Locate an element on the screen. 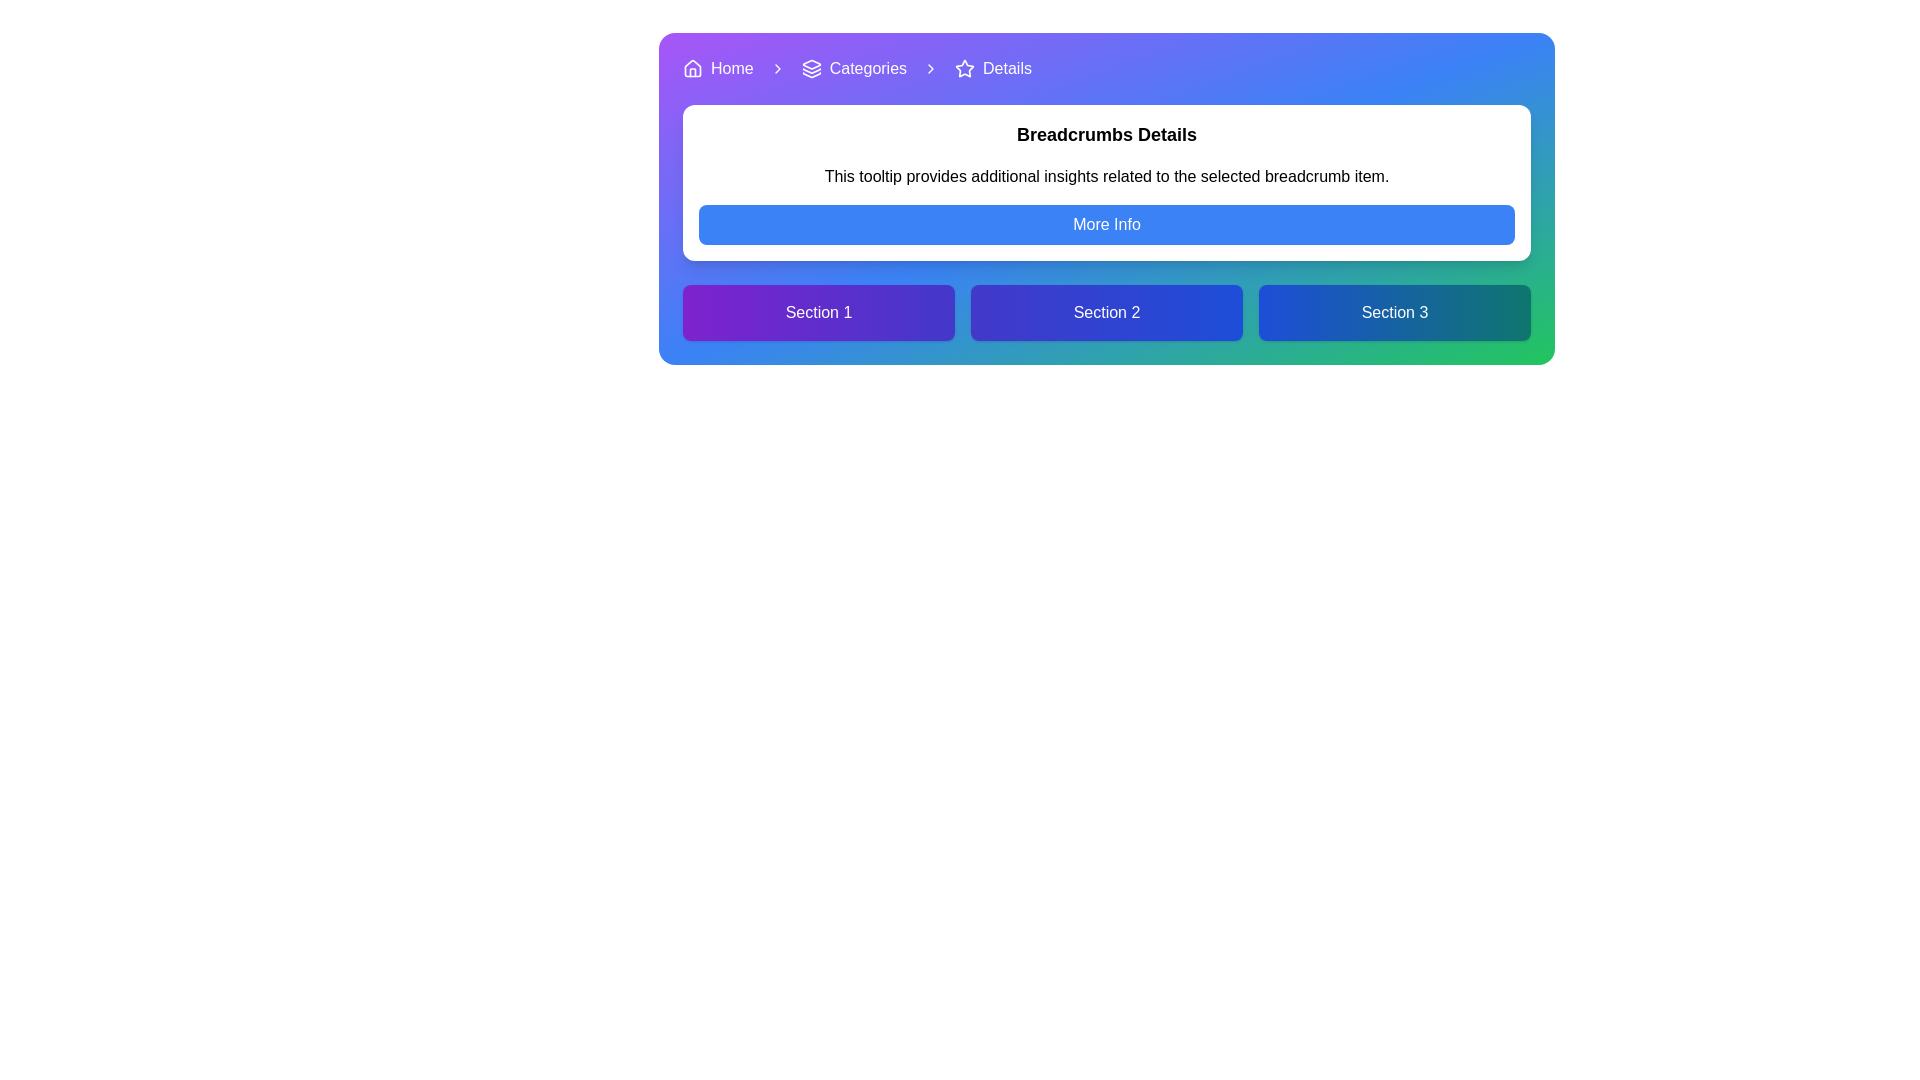  the 'Section 3' button, which serves as a navigational button in a horizontal row of three buttons is located at coordinates (1394, 312).